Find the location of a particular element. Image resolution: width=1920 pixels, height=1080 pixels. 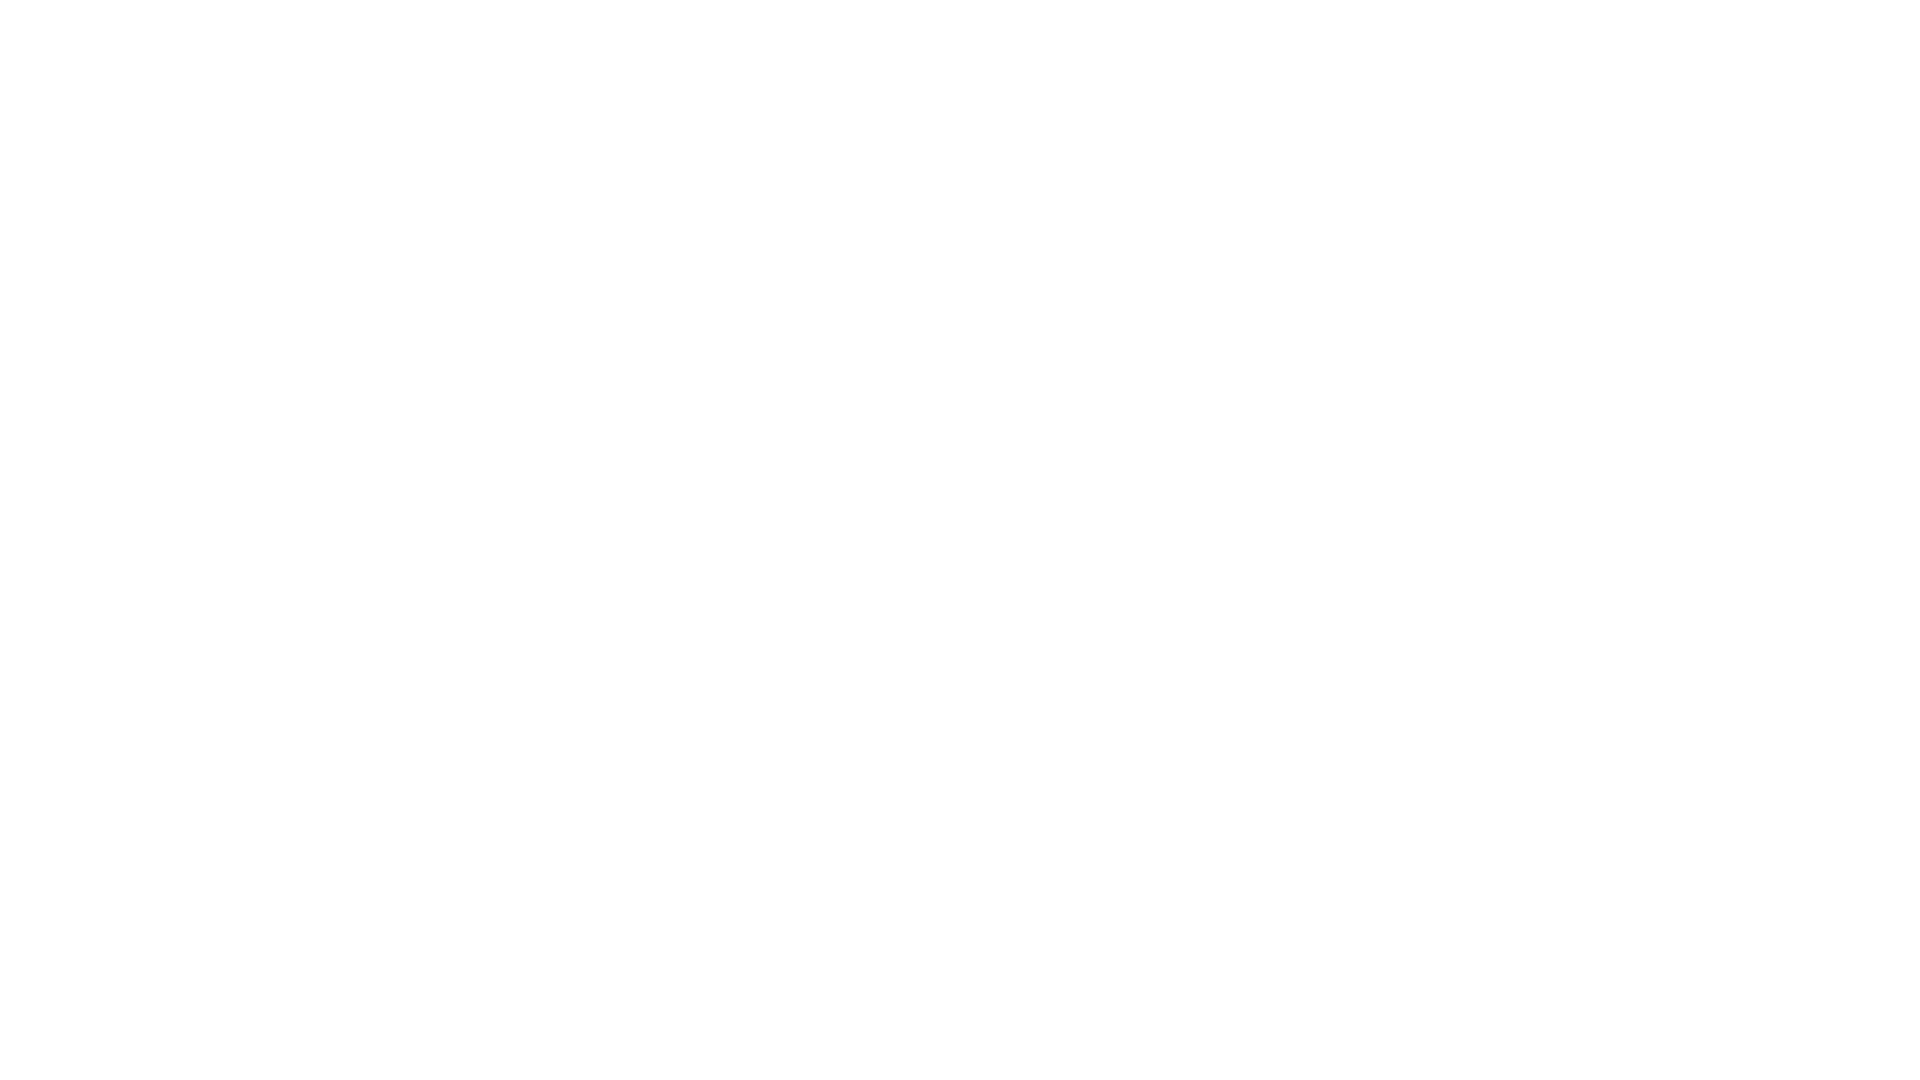

Ben Orenstein's Public Dating Profile is located at coordinates (137, 22).